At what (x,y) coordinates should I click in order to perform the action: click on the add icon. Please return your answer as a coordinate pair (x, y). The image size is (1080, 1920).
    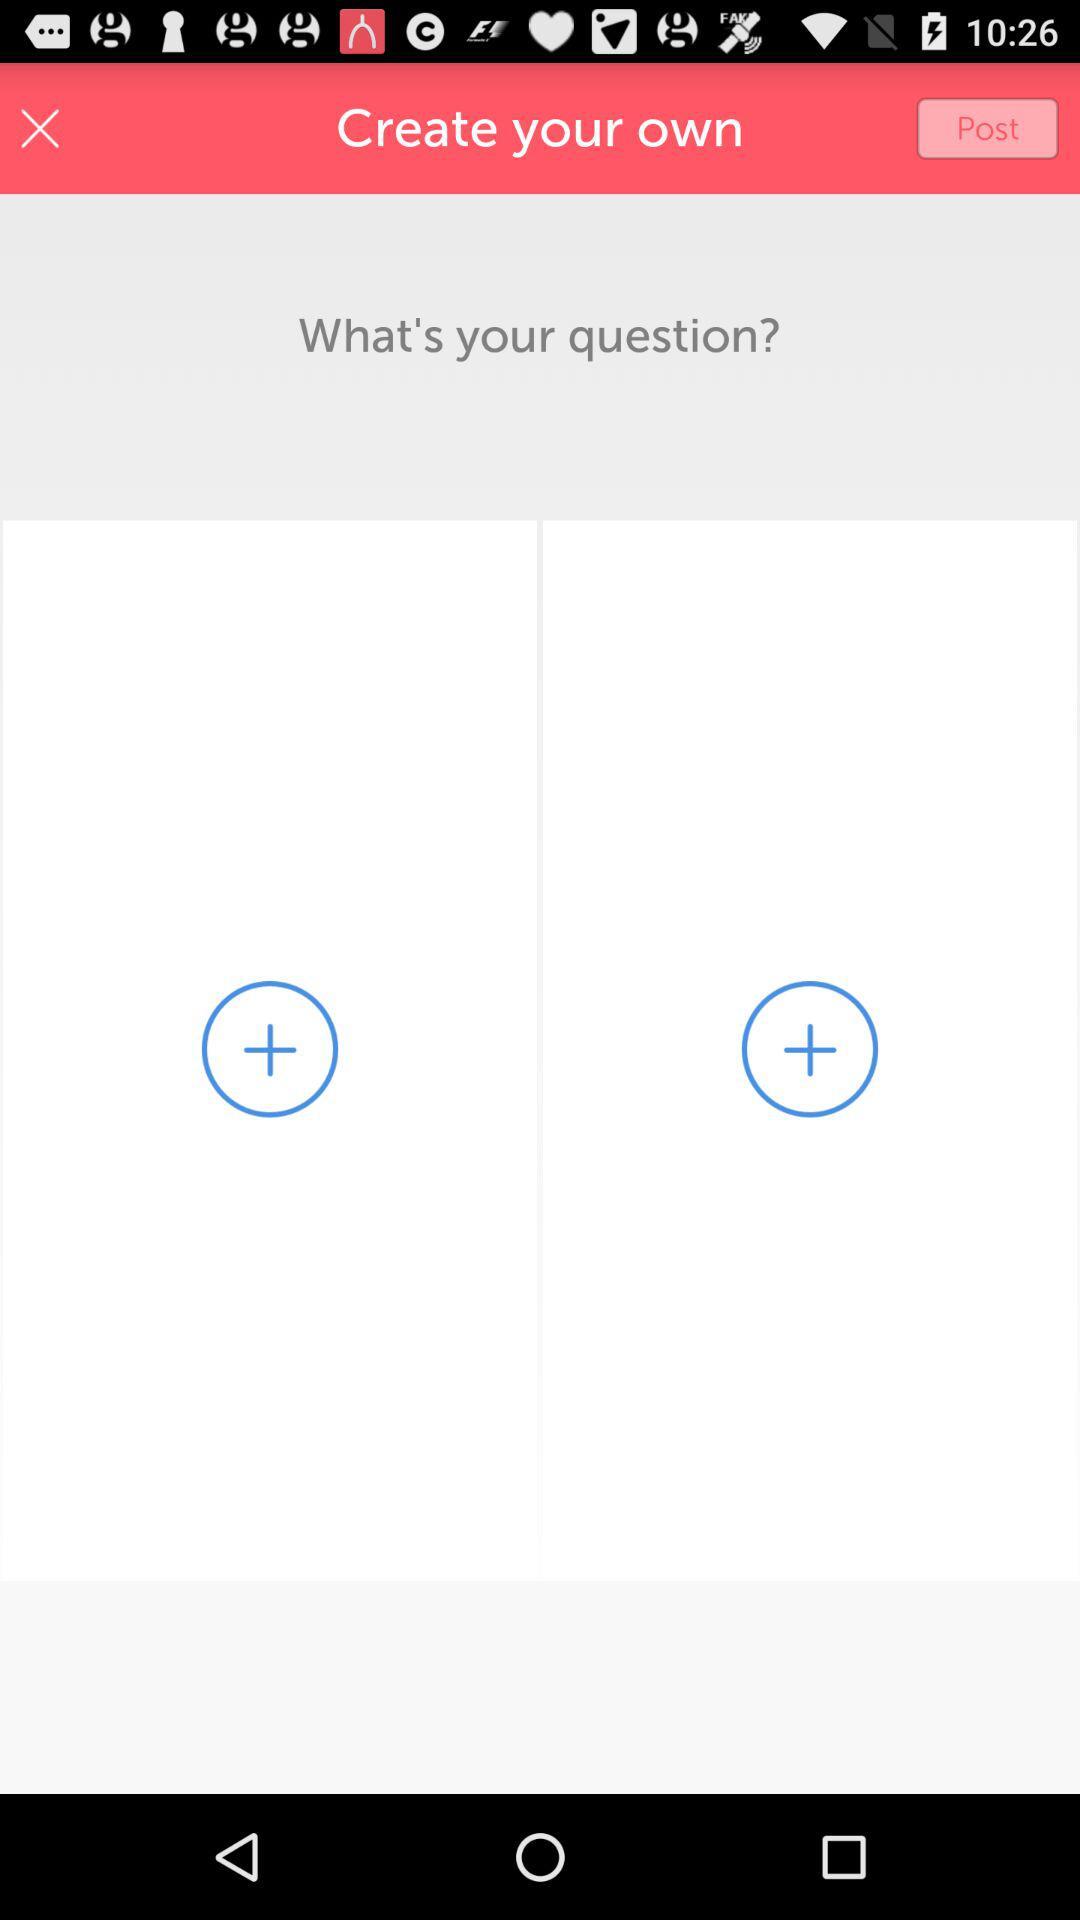
    Looking at the image, I should click on (810, 1123).